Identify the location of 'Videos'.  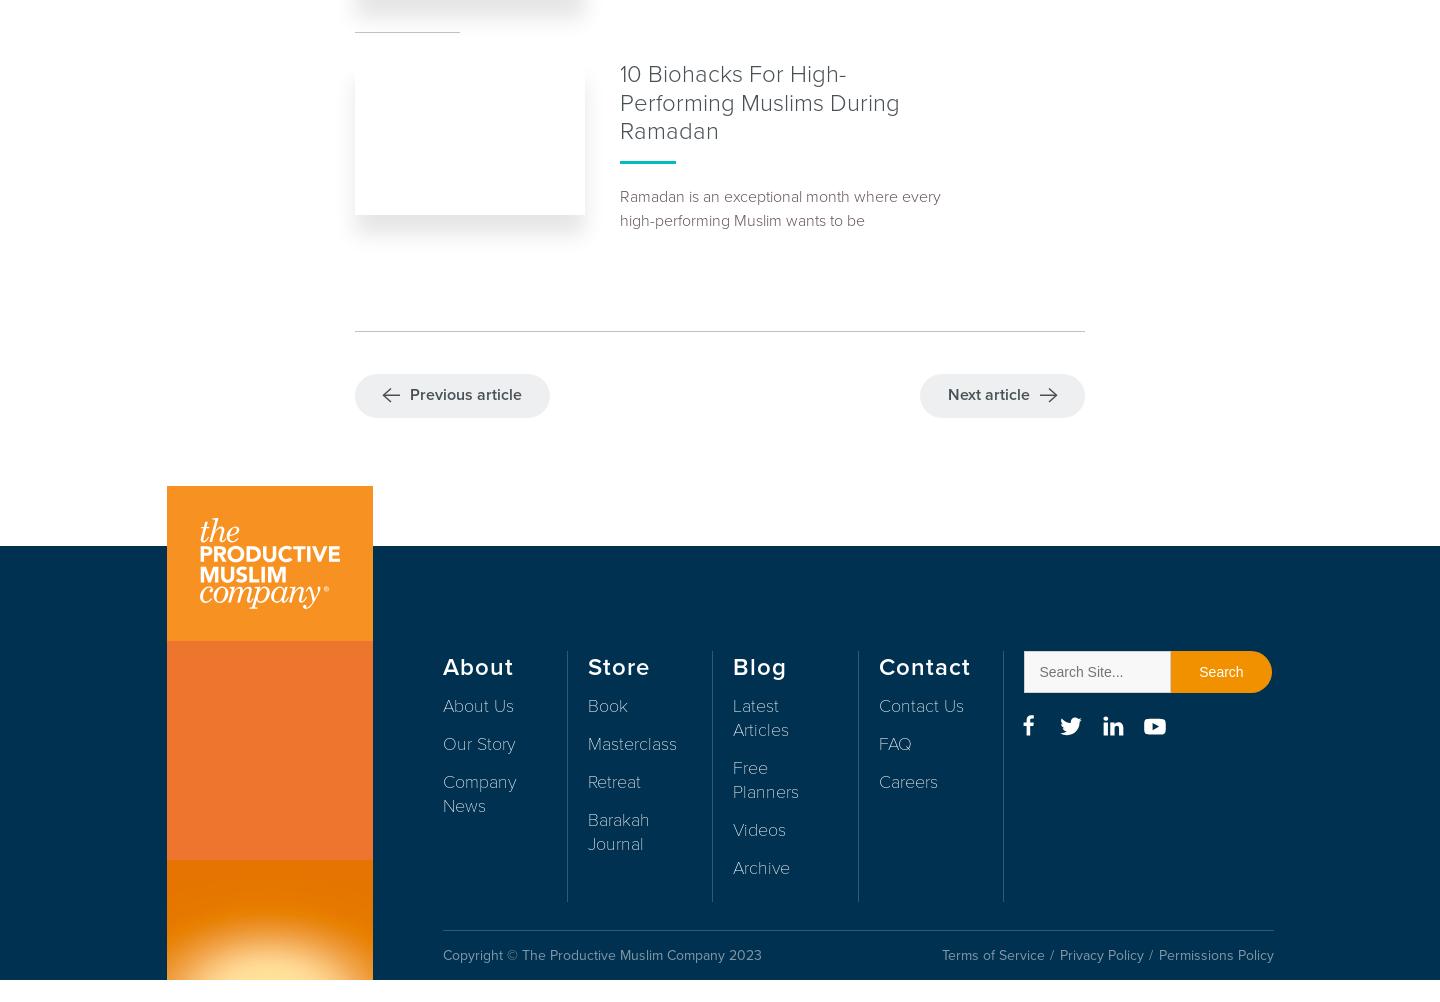
(758, 828).